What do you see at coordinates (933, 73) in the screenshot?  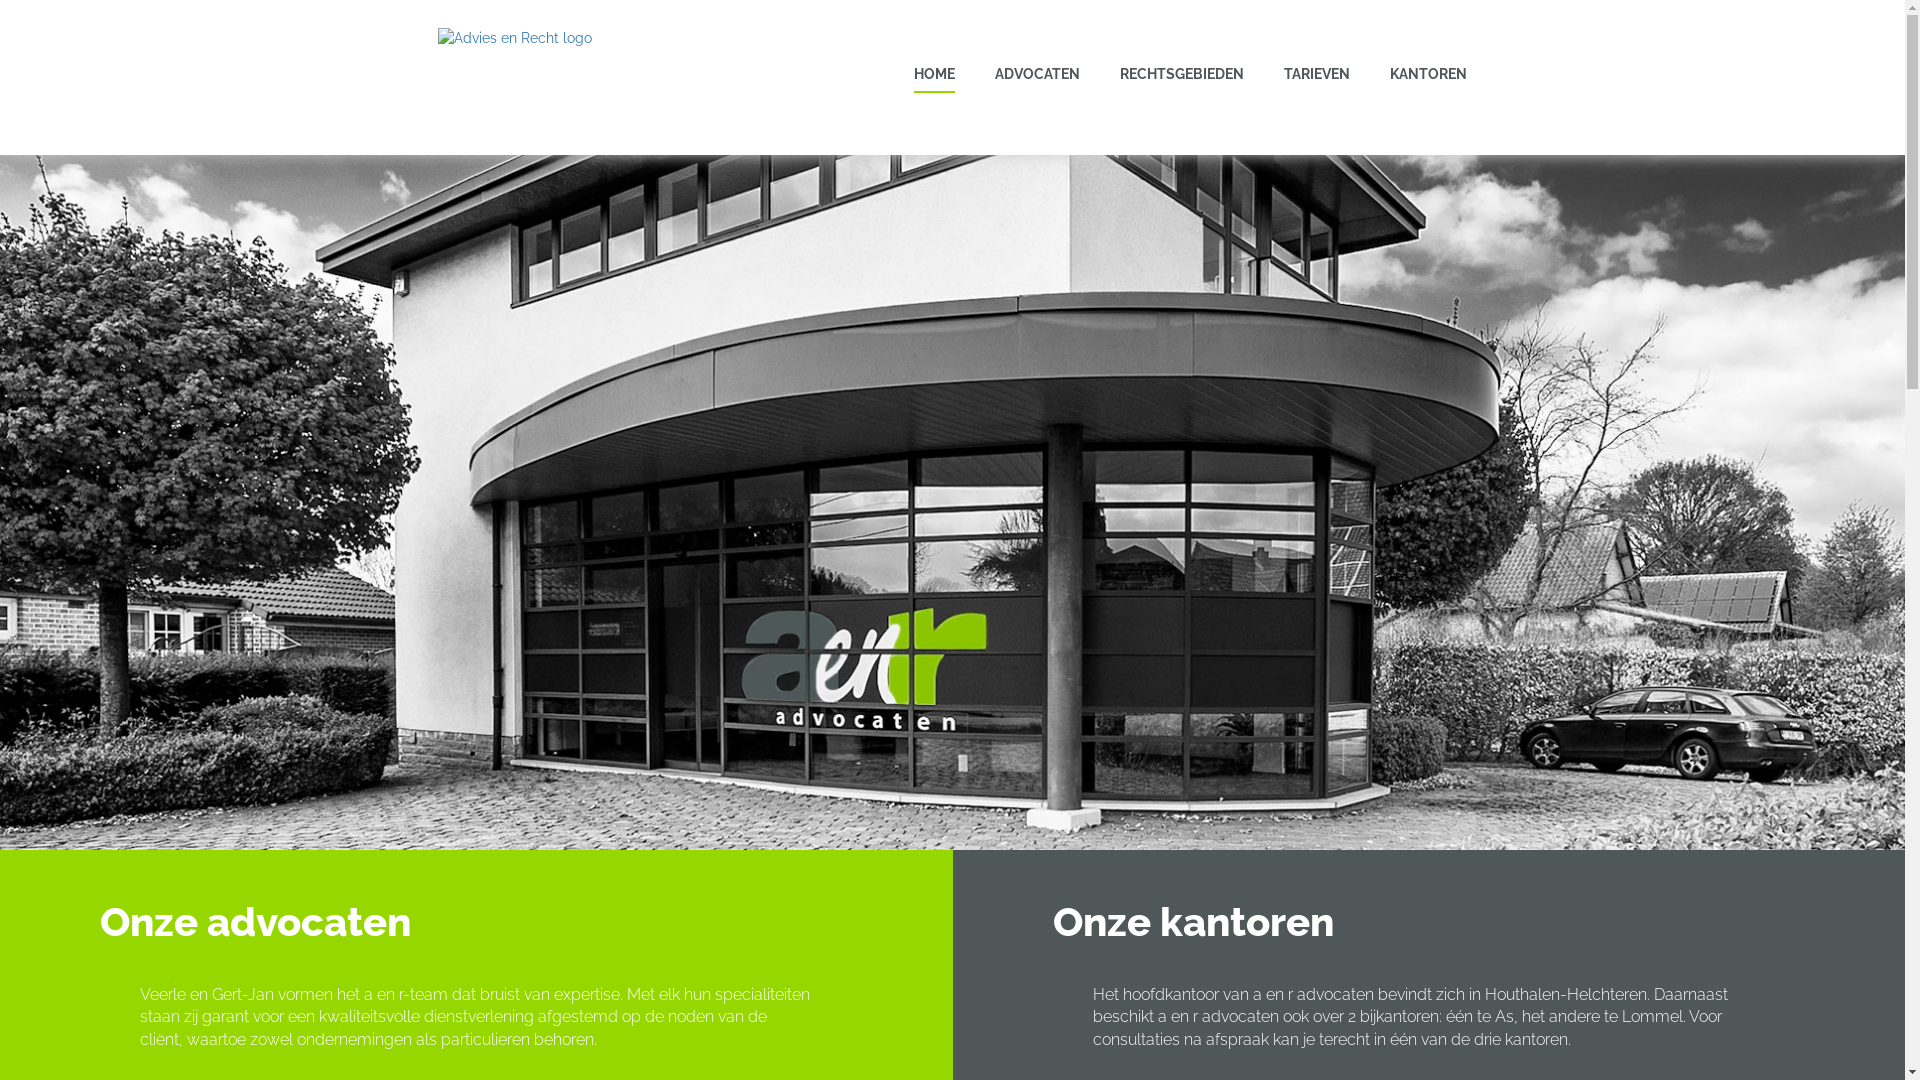 I see `'HOME'` at bounding box center [933, 73].